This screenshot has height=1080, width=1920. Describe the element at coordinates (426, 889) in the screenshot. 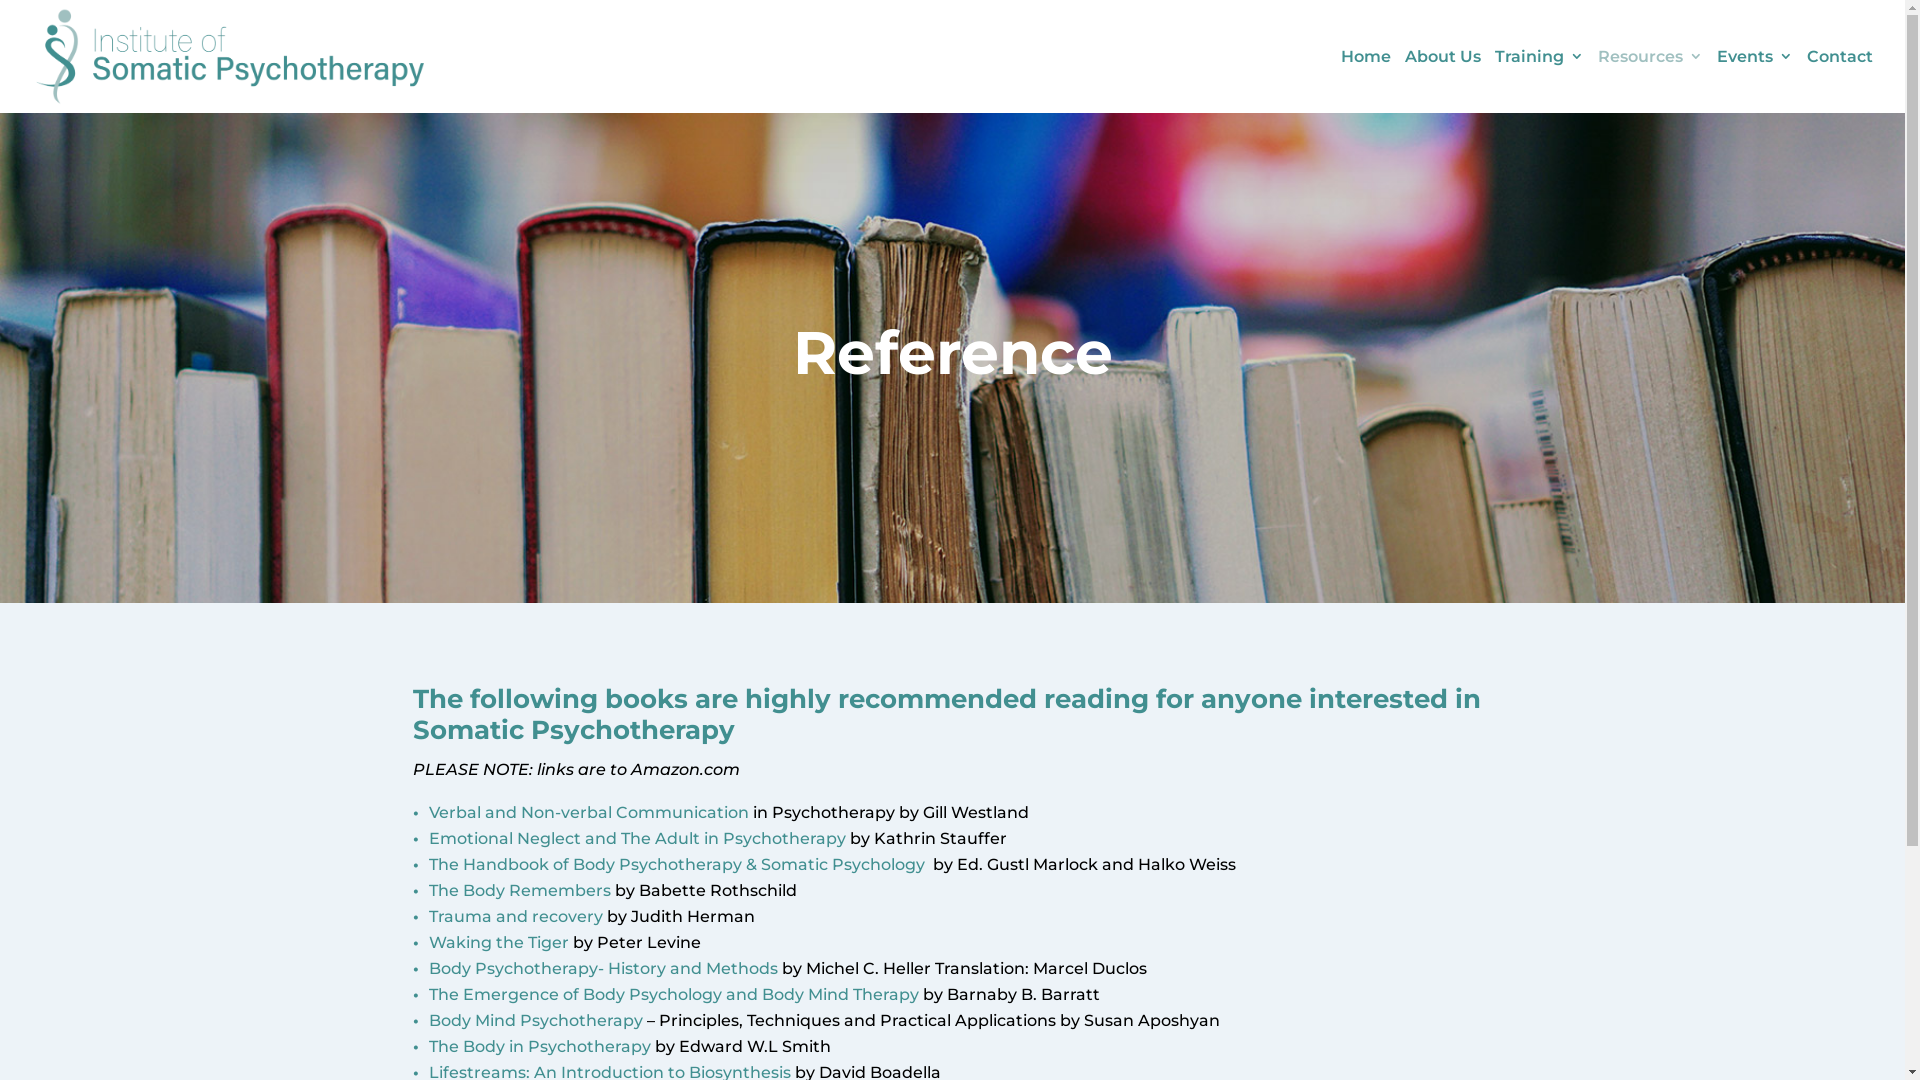

I see `'The Body Remembers'` at that location.